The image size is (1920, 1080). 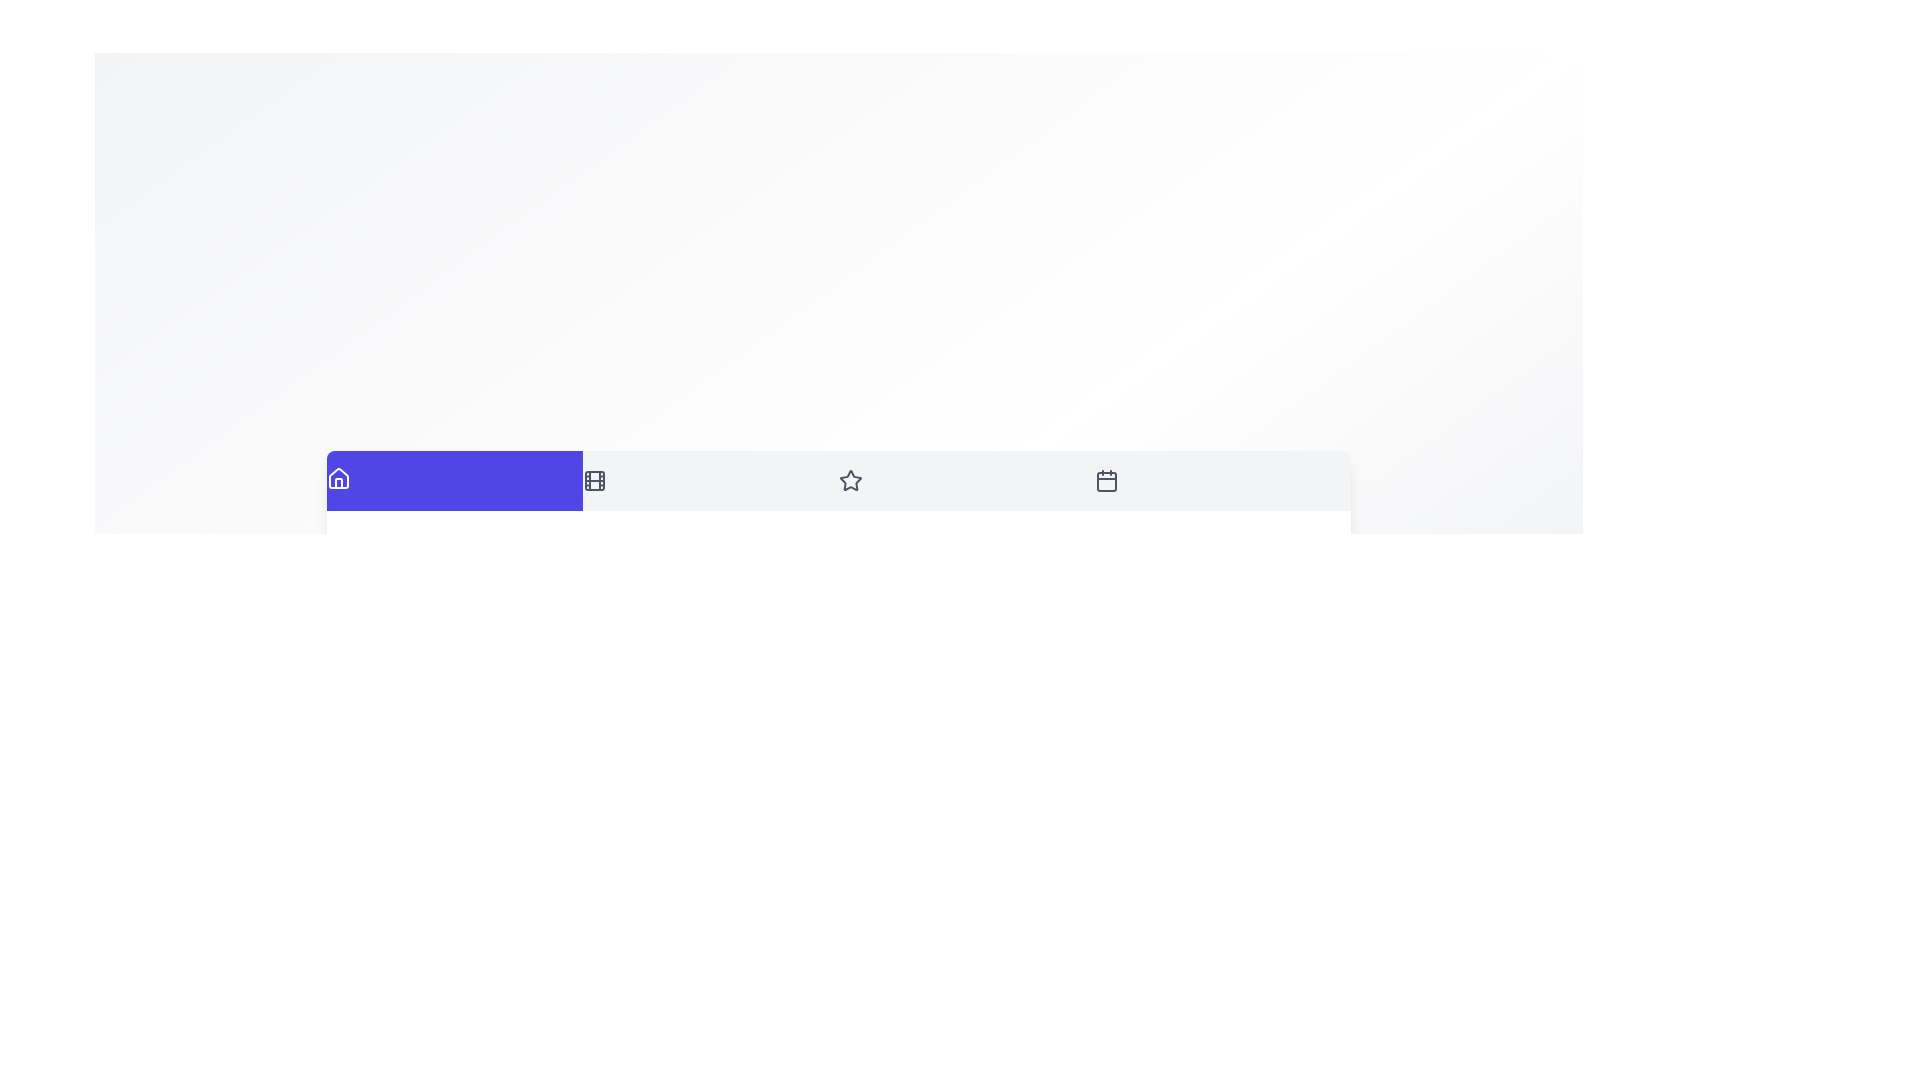 What do you see at coordinates (850, 480) in the screenshot?
I see `the star icon located in the horizontal navigation bar, which is the third icon from the left, positioned between a grid-like icon and a calendar icon` at bounding box center [850, 480].